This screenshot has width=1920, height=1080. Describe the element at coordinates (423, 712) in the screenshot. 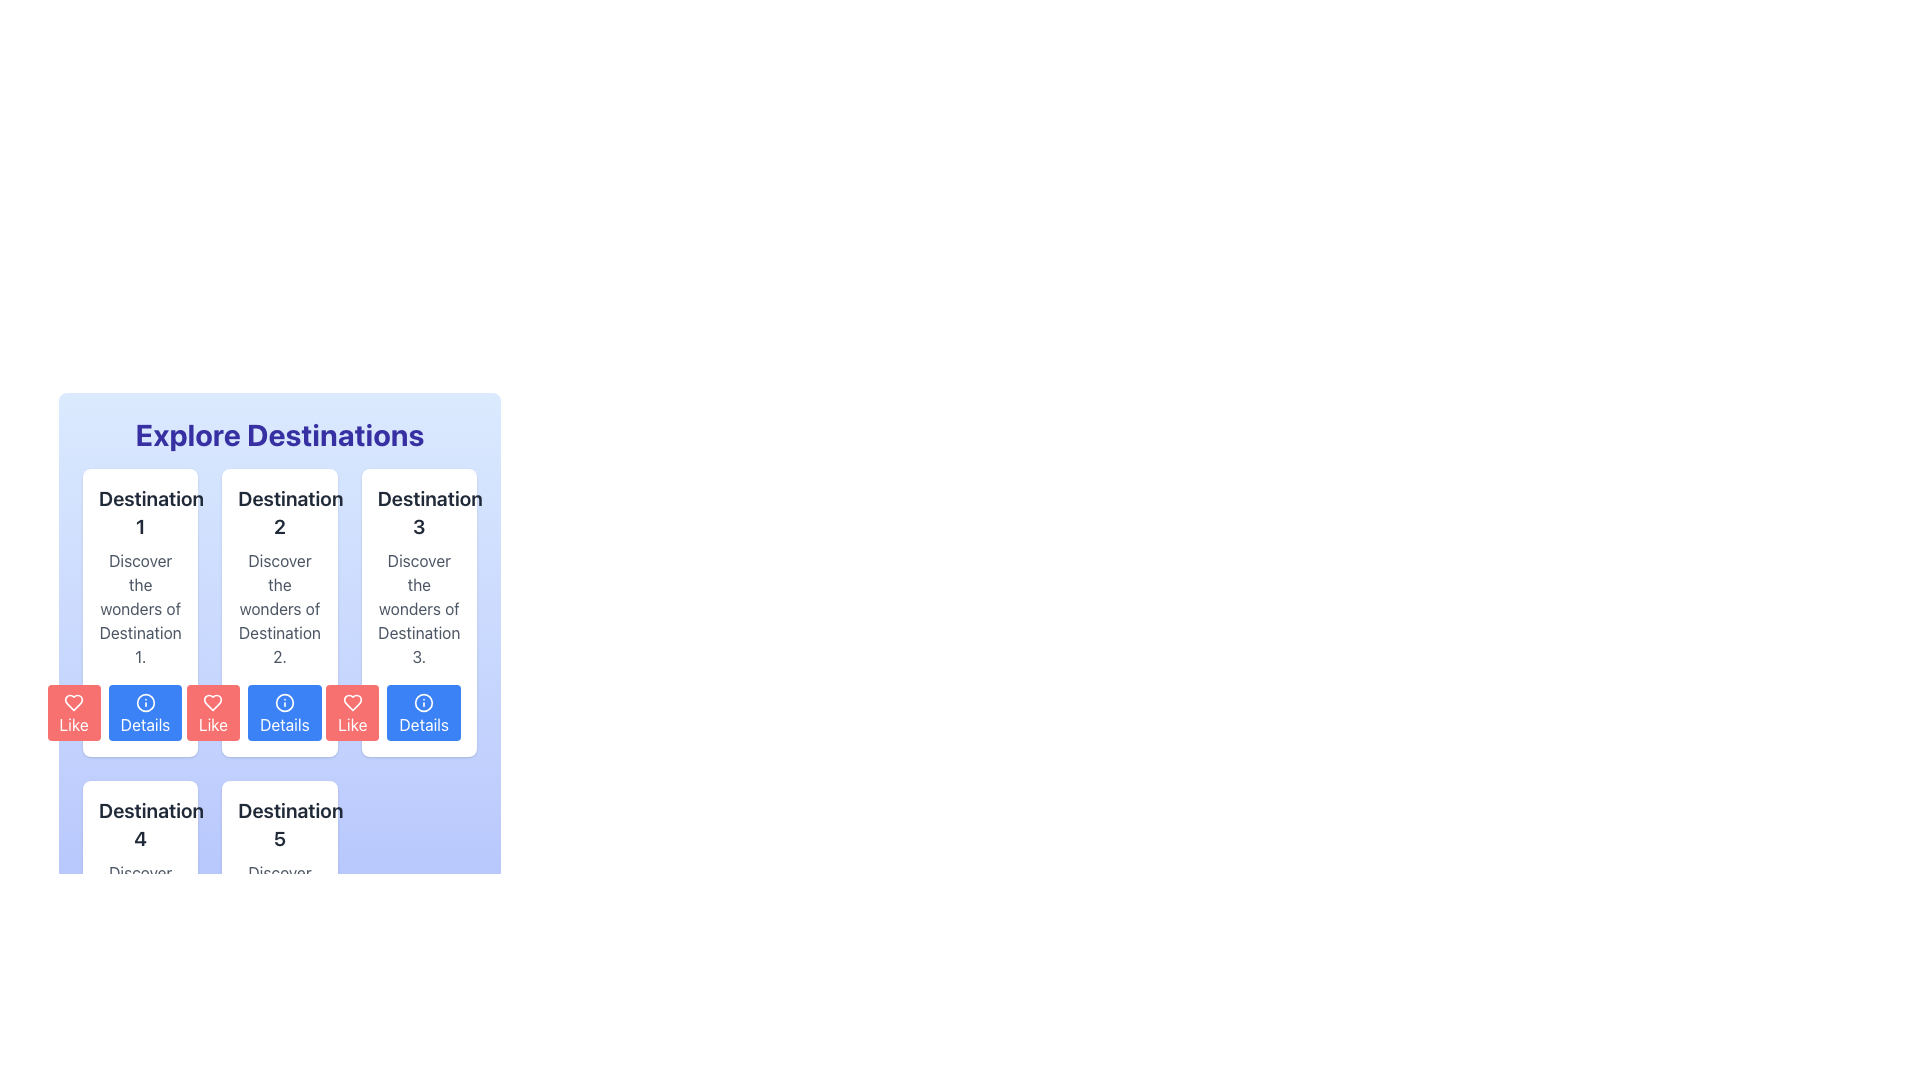

I see `the button that displays additional details about the associated destination, located to the right of the 'Like' button and below the text for Destination 3` at that location.